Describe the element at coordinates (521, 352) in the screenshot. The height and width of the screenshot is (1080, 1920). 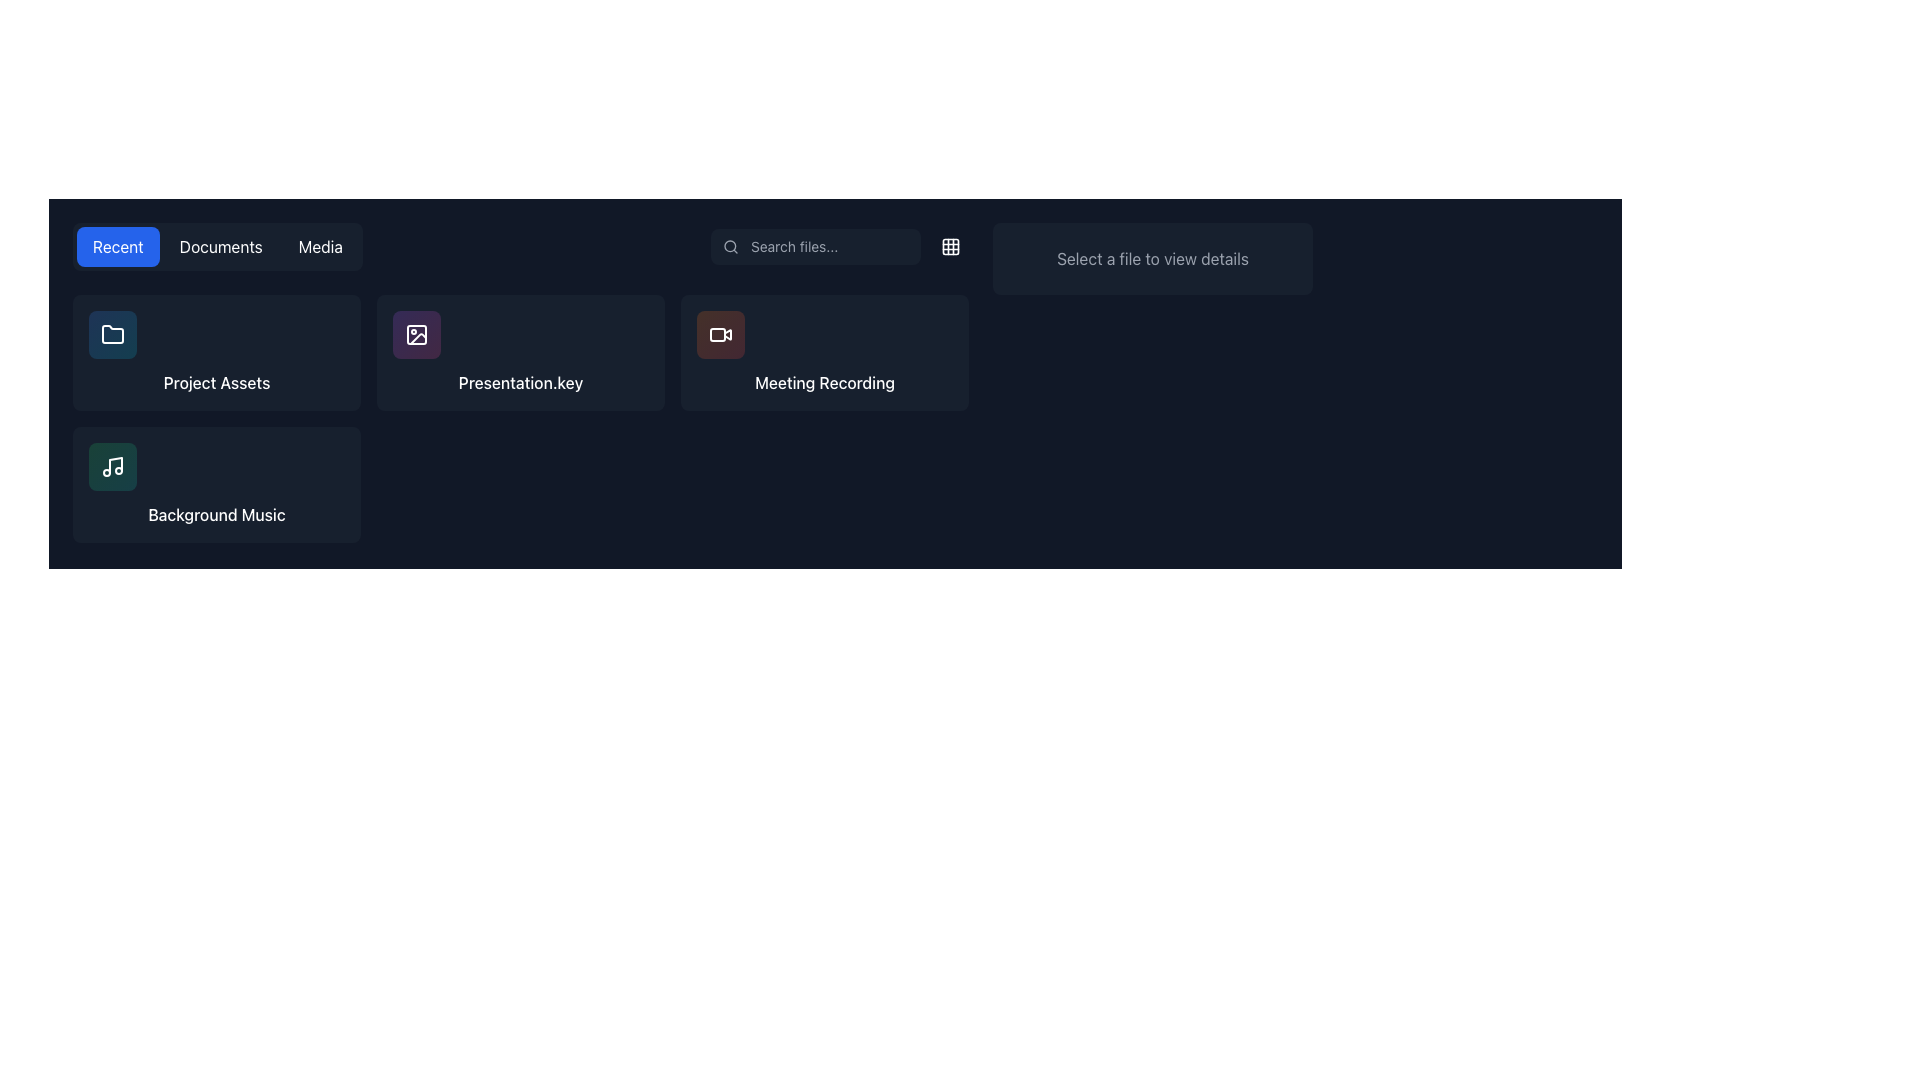
I see `the second interactive card labeled 'Presentation.key' in the file management interface` at that location.